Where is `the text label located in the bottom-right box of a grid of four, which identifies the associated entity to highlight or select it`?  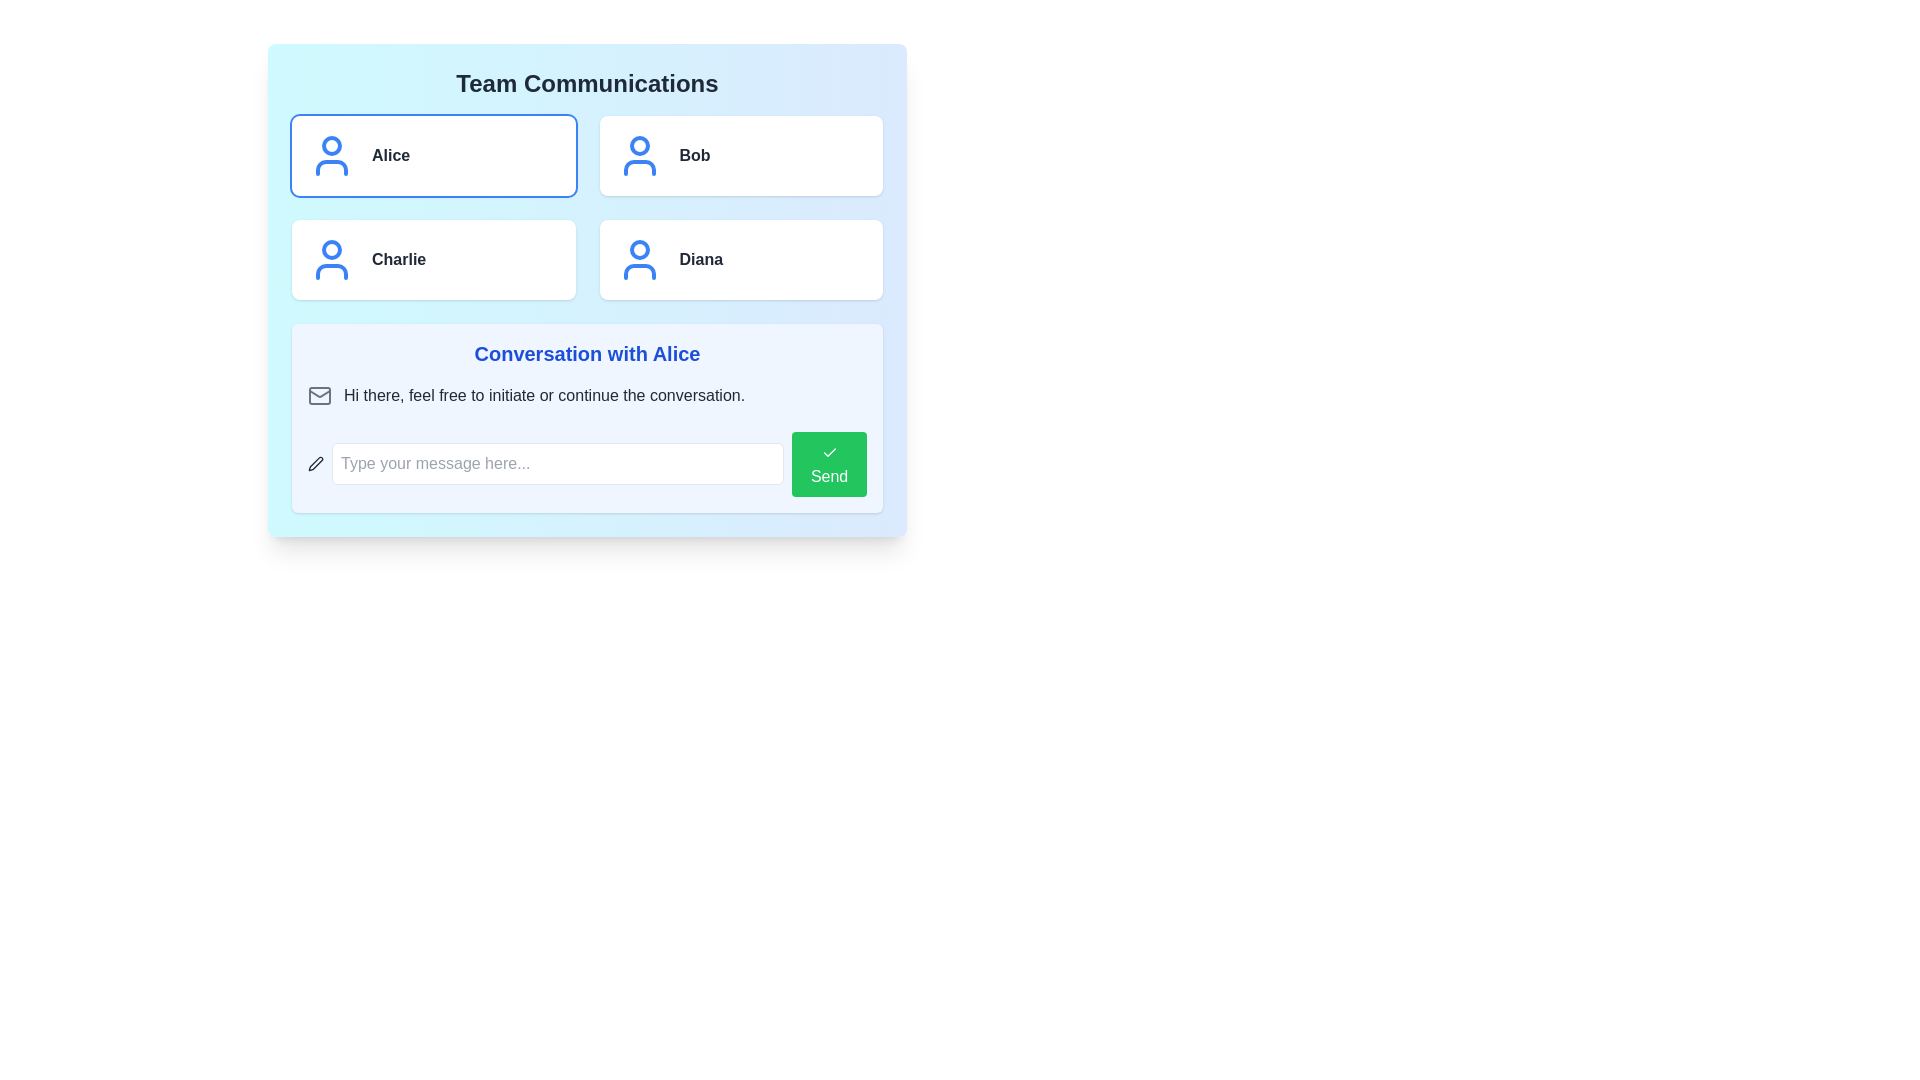 the text label located in the bottom-right box of a grid of four, which identifies the associated entity to highlight or select it is located at coordinates (700, 258).